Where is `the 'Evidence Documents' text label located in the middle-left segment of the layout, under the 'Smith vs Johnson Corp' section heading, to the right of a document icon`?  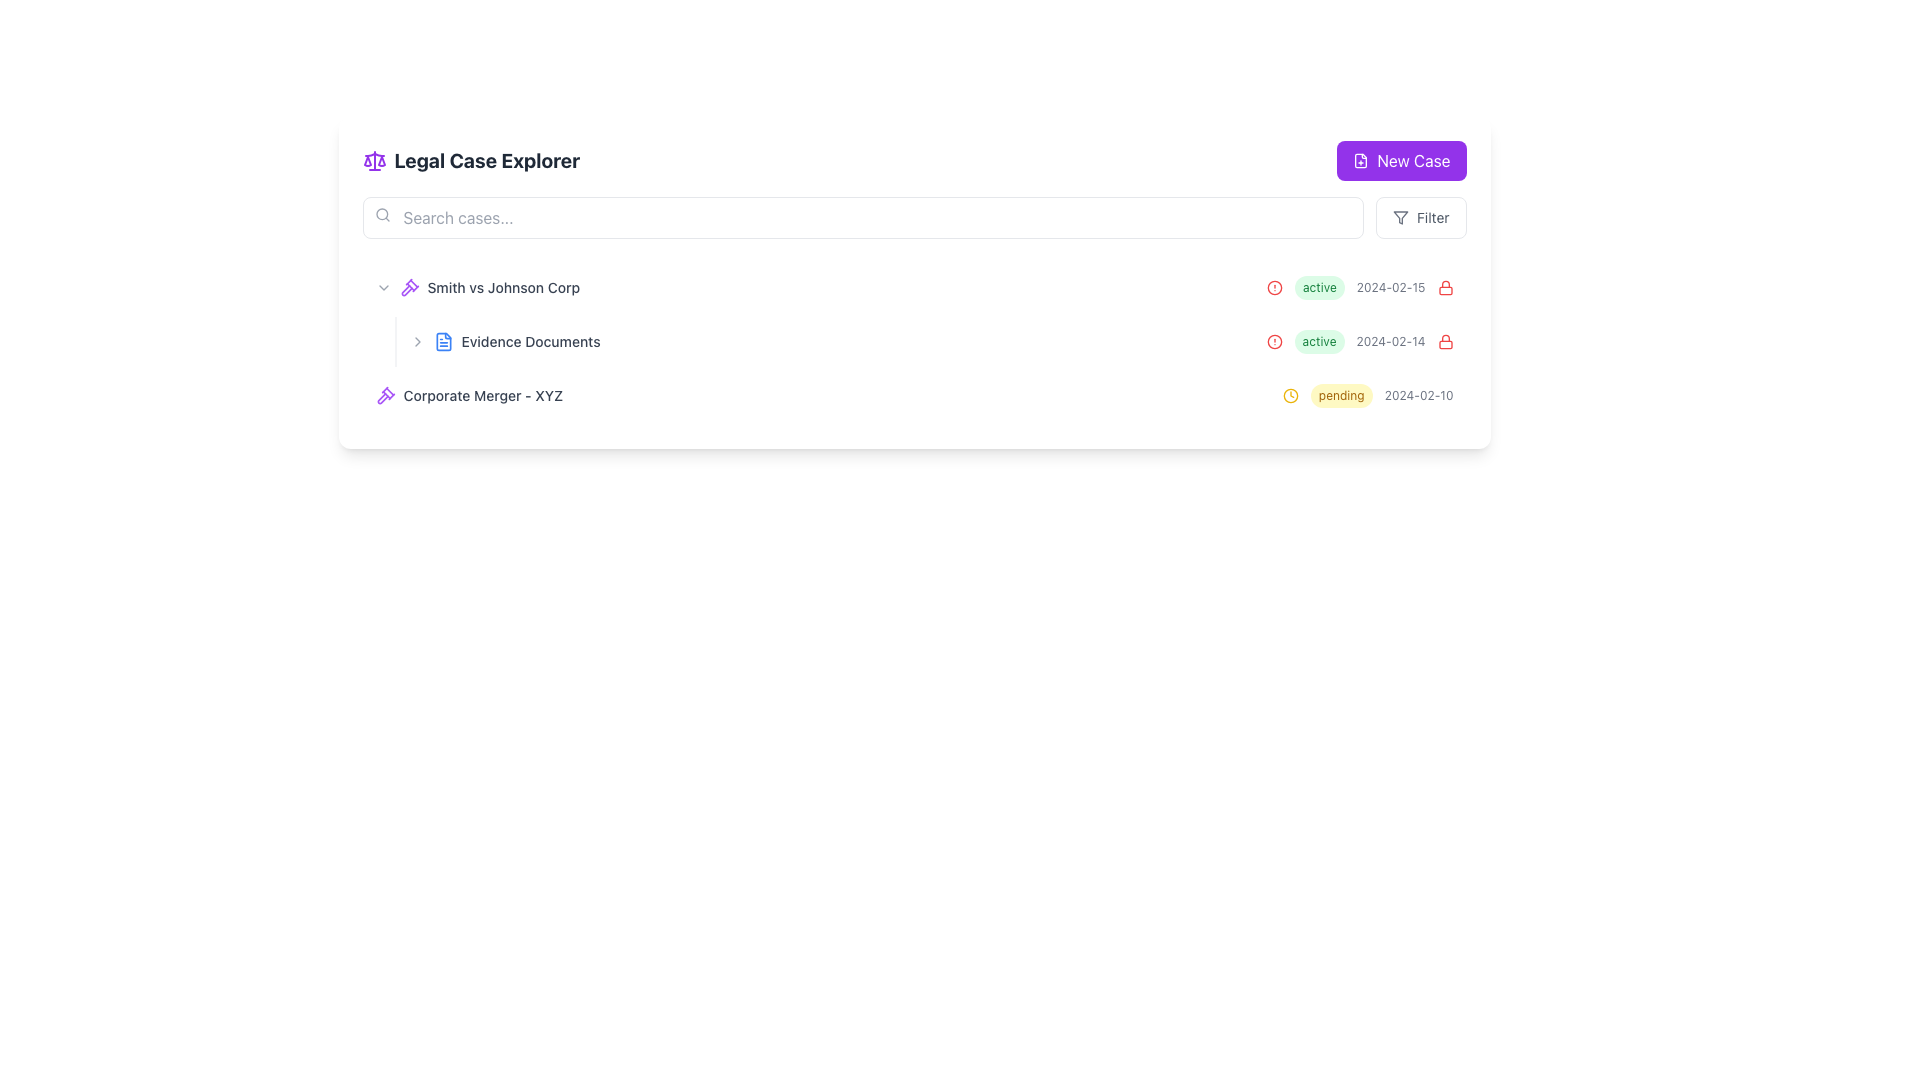
the 'Evidence Documents' text label located in the middle-left segment of the layout, under the 'Smith vs Johnson Corp' section heading, to the right of a document icon is located at coordinates (531, 341).